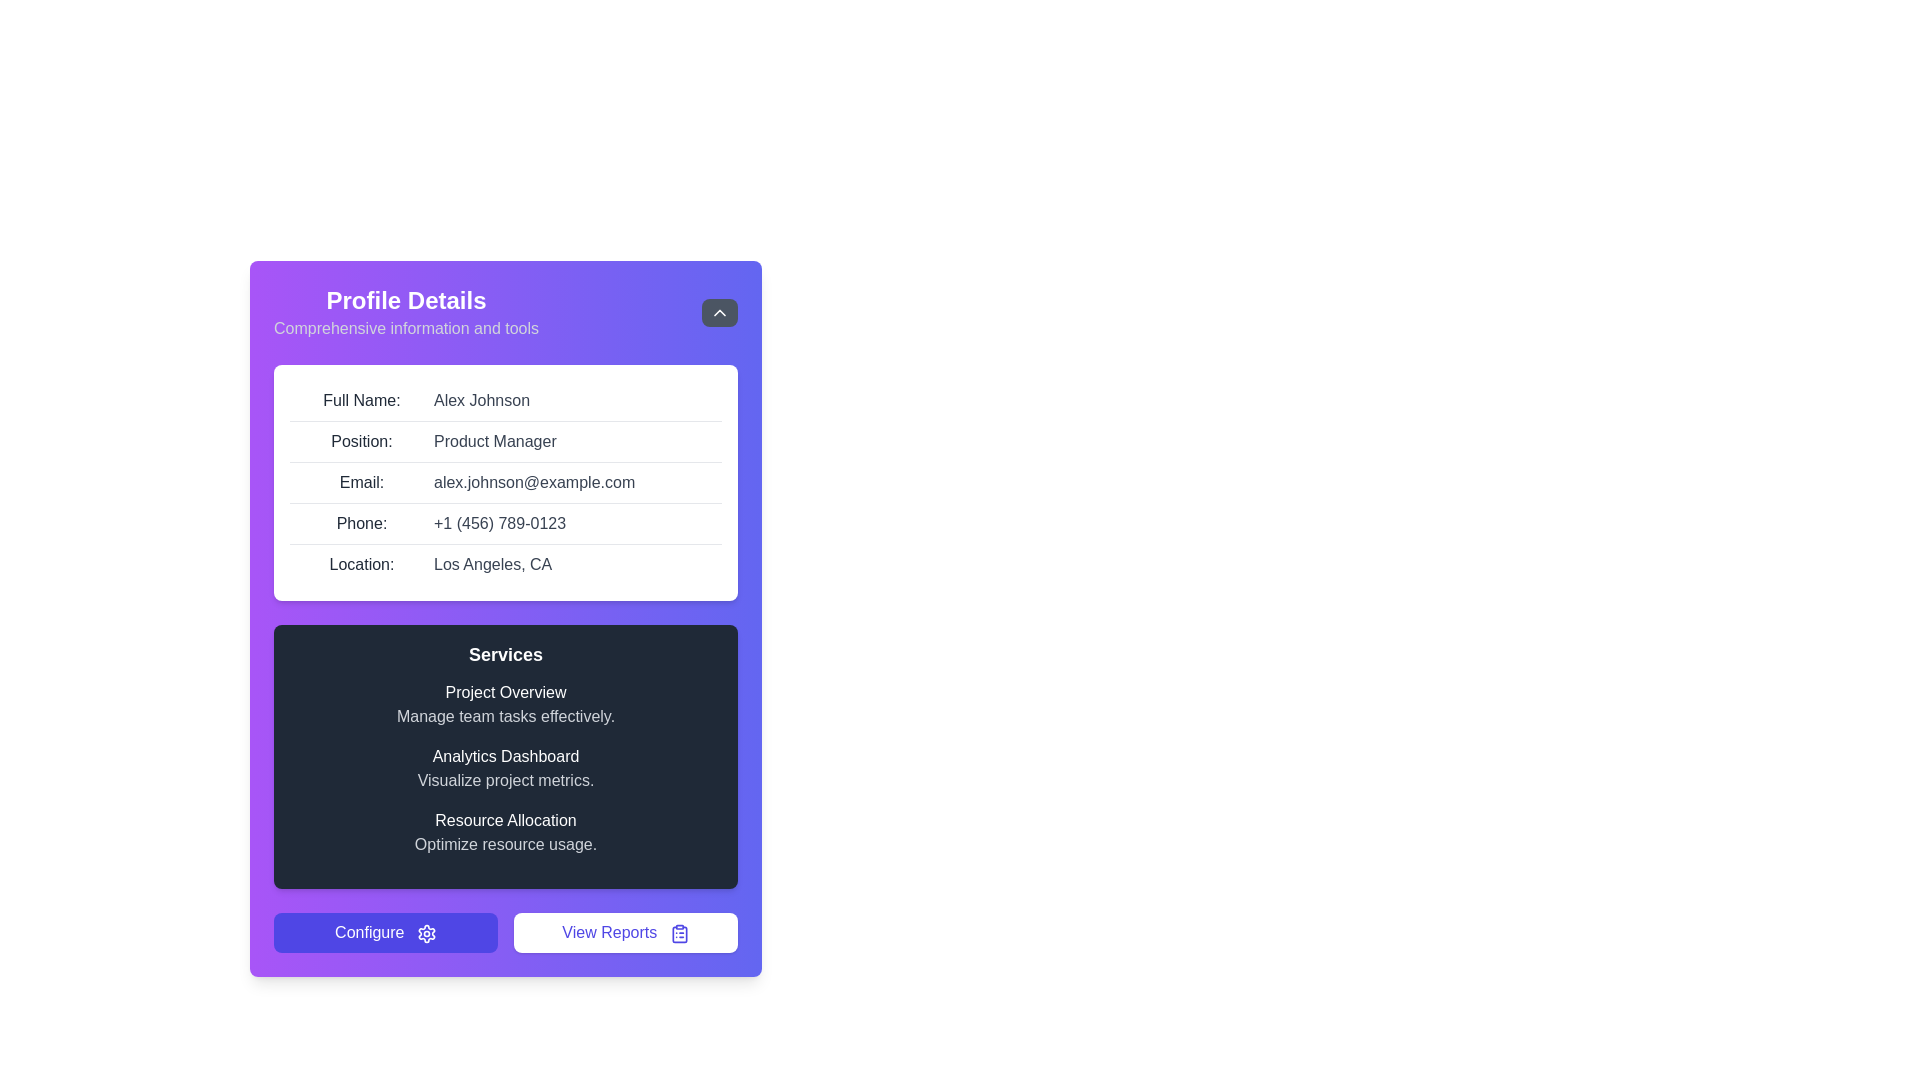 The height and width of the screenshot is (1080, 1920). Describe the element at coordinates (505, 704) in the screenshot. I see `the text block titled 'Project Overview' which describes 'Manage team tasks effectively.' located under the 'Services' section` at that location.